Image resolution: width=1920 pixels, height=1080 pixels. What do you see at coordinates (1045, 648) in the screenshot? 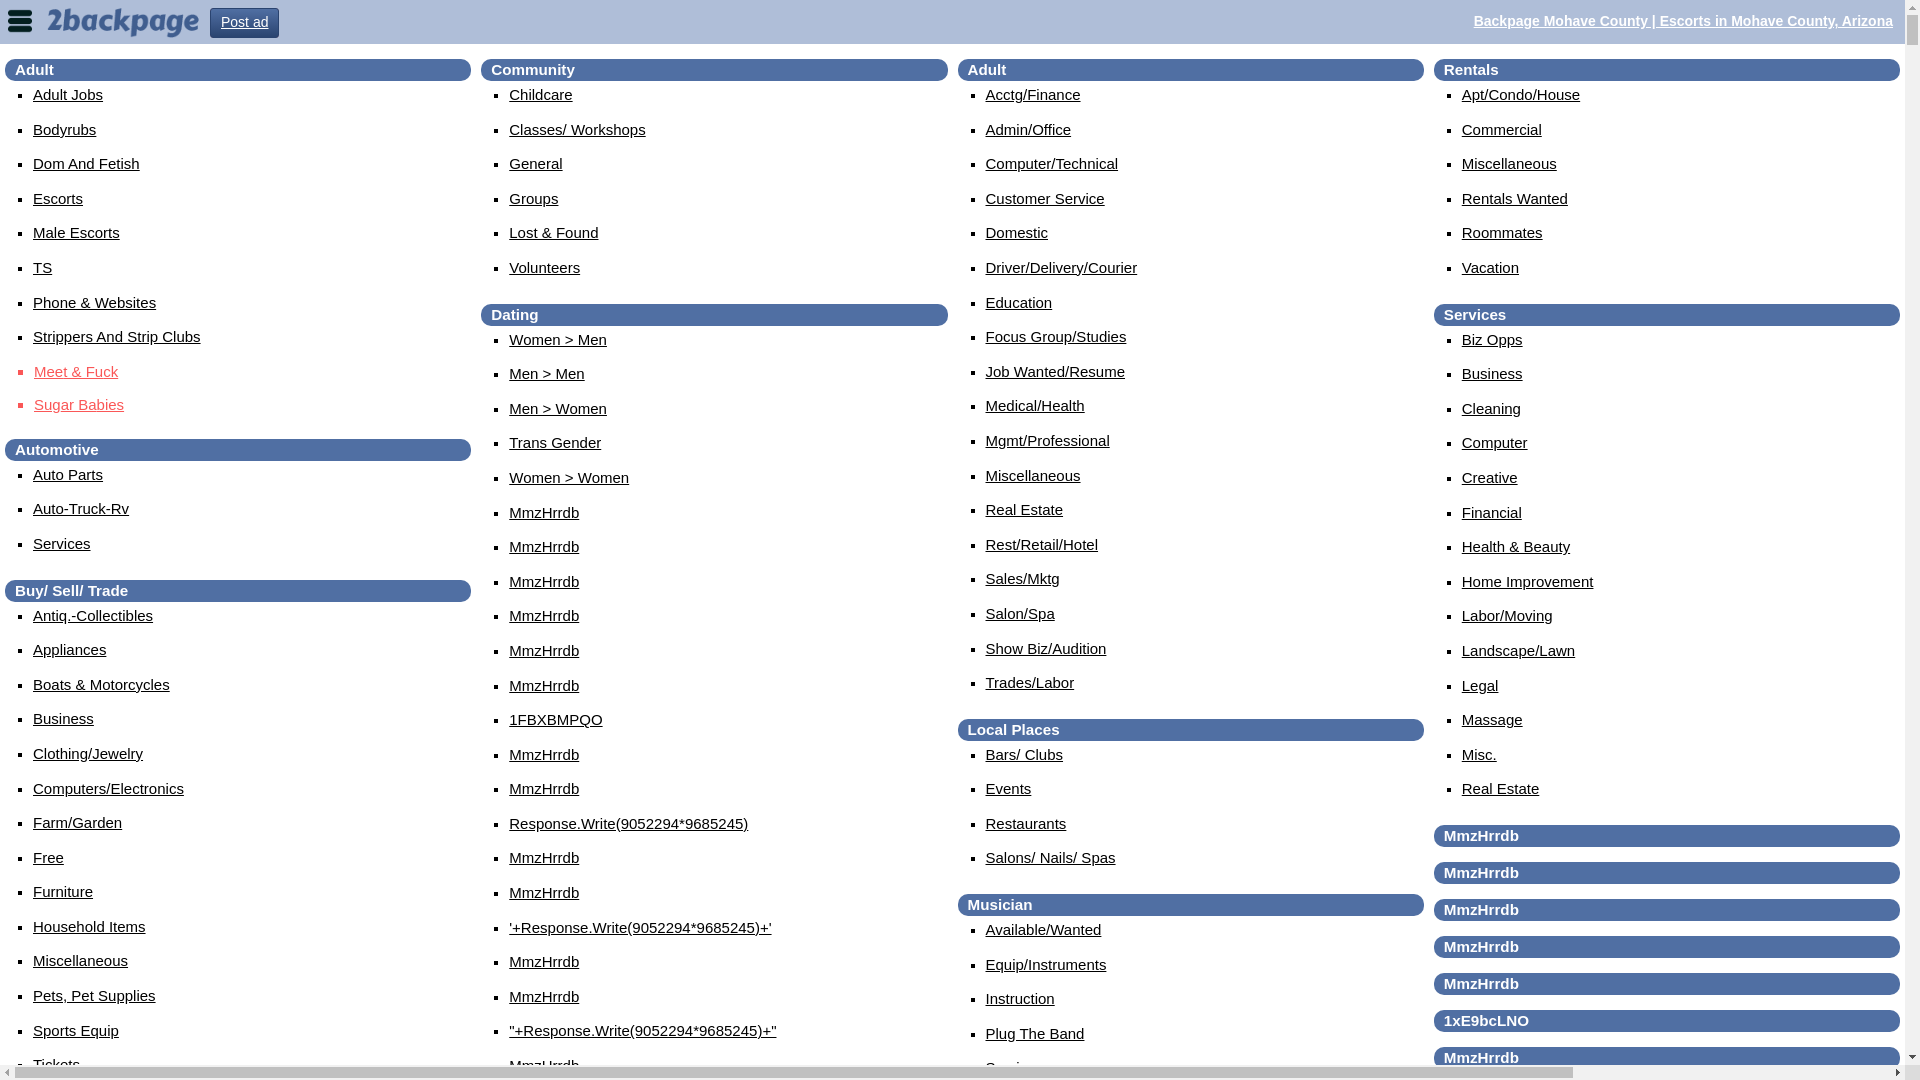
I see `'Show Biz/Audition'` at bounding box center [1045, 648].